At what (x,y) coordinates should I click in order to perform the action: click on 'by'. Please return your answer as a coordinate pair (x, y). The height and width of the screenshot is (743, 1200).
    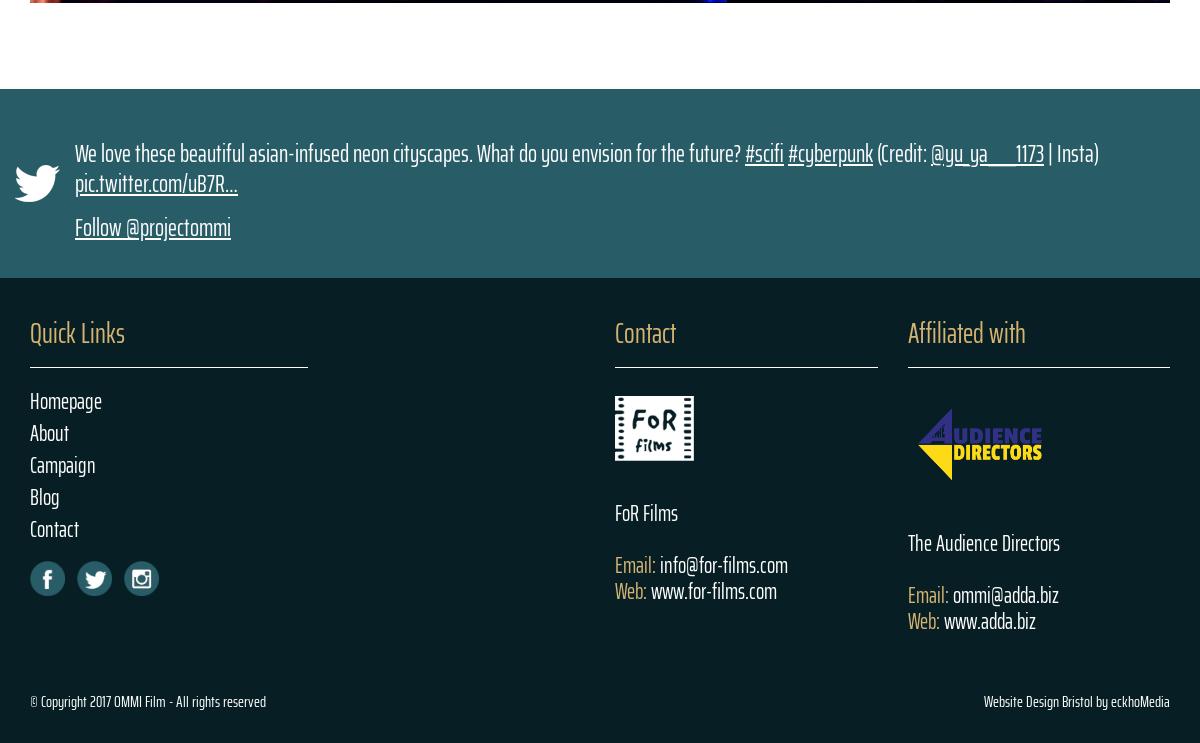
    Looking at the image, I should click on (1100, 700).